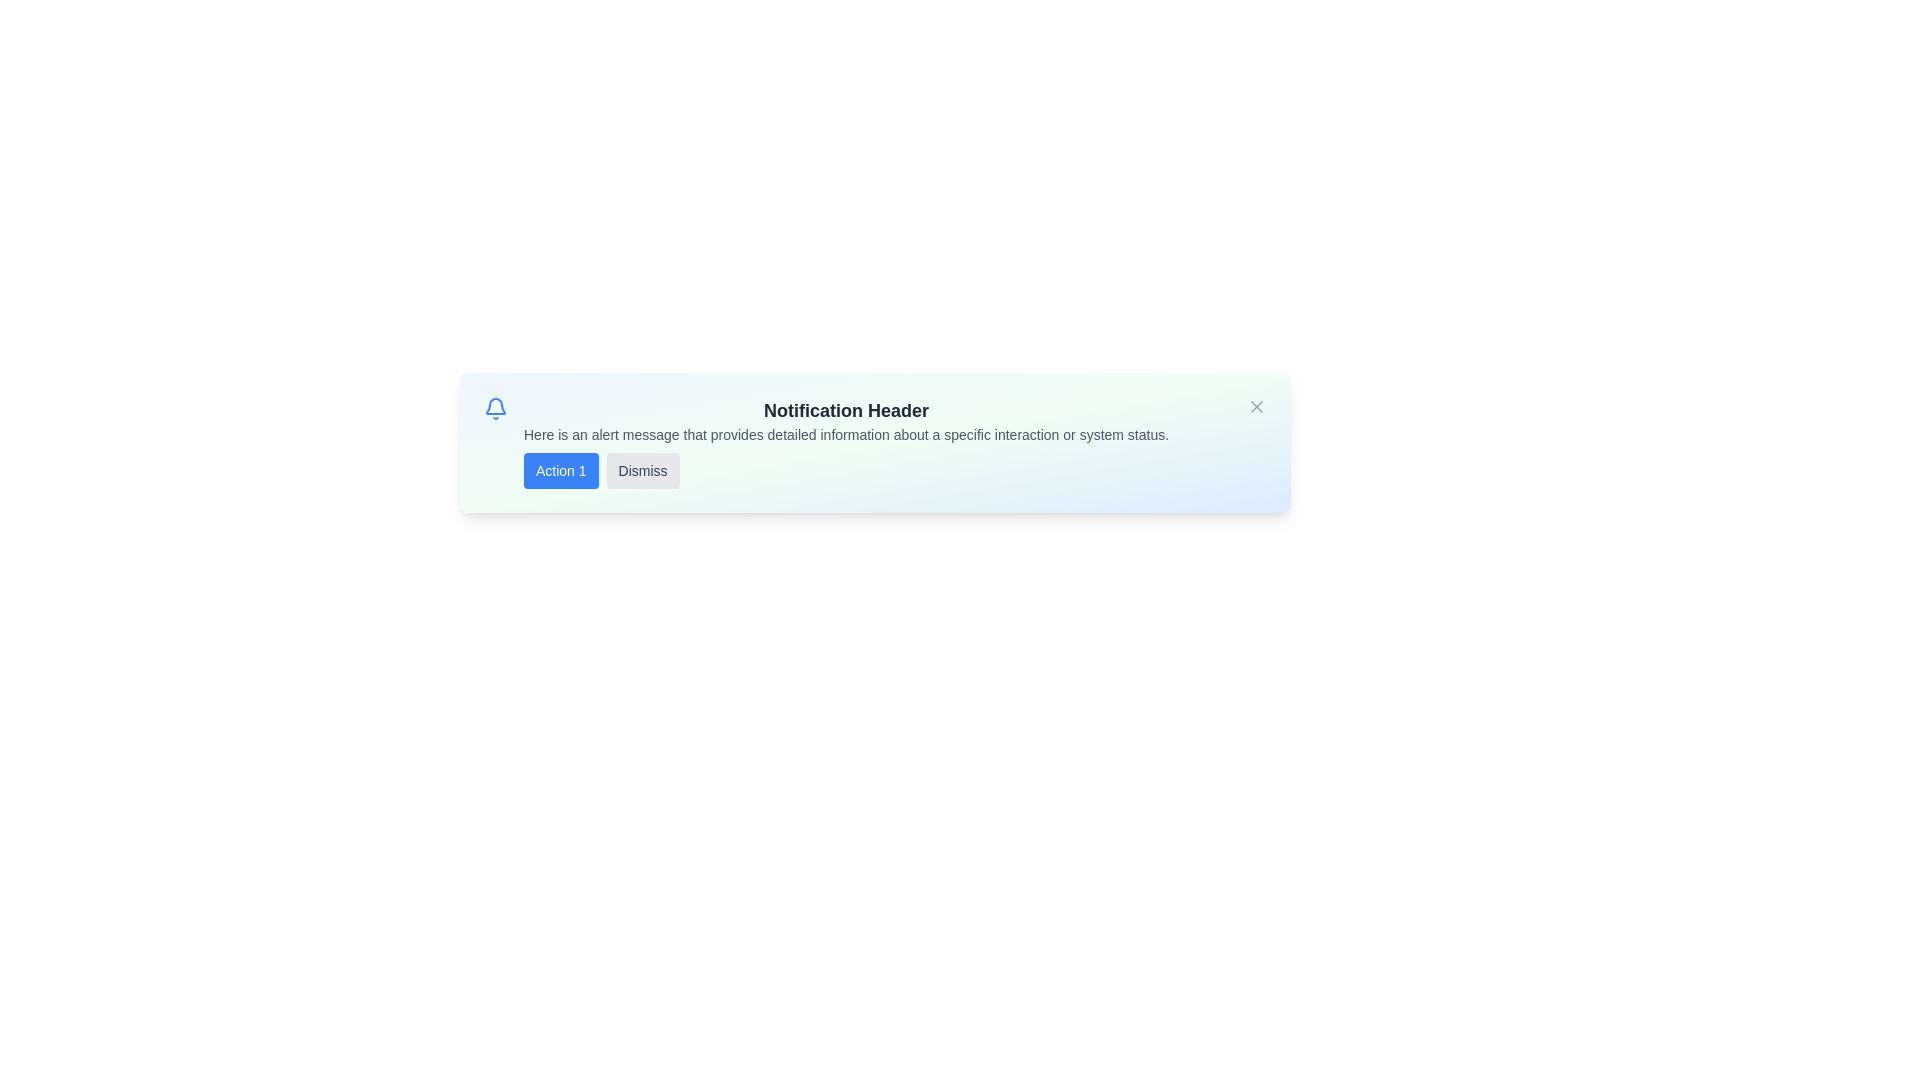  I want to click on the 'Dismiss' button to see the hover effect, so click(643, 470).